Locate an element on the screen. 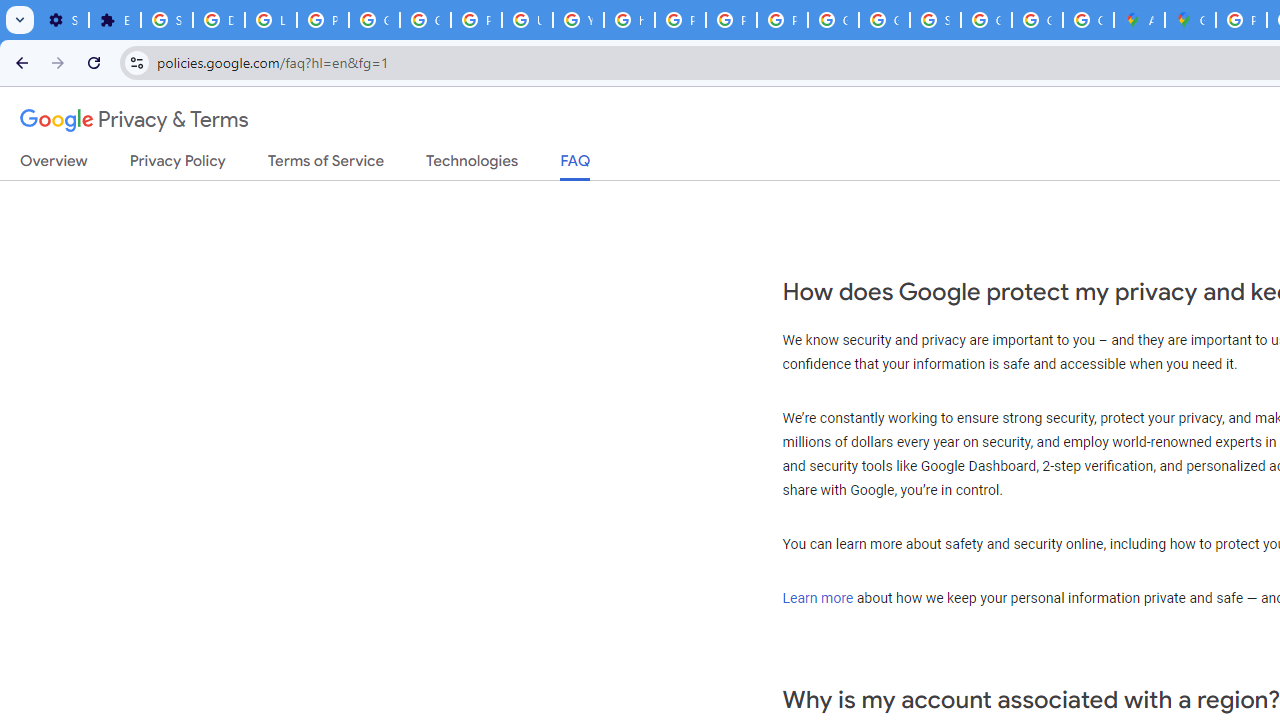 This screenshot has width=1280, height=720. 'Delete photos & videos - Computer - Google Photos Help' is located at coordinates (218, 20).